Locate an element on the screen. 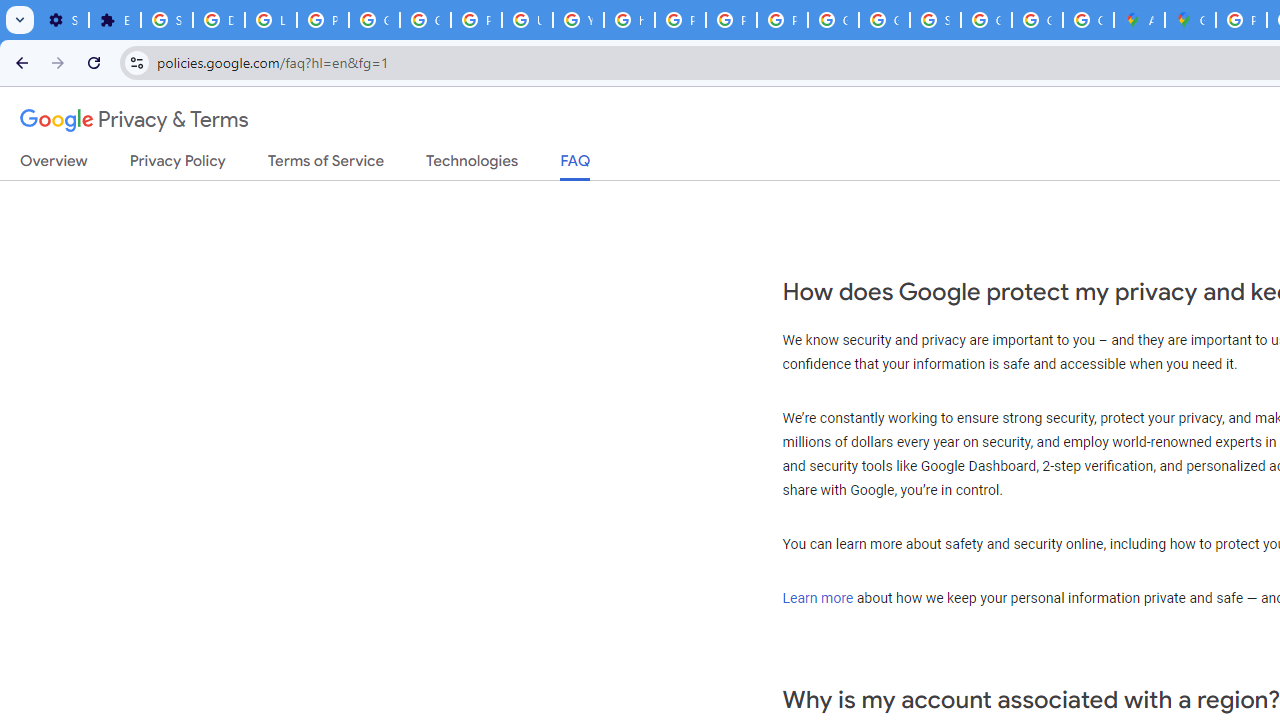 This screenshot has width=1280, height=720. 'Delete photos & videos - Computer - Google Photos Help' is located at coordinates (218, 20).